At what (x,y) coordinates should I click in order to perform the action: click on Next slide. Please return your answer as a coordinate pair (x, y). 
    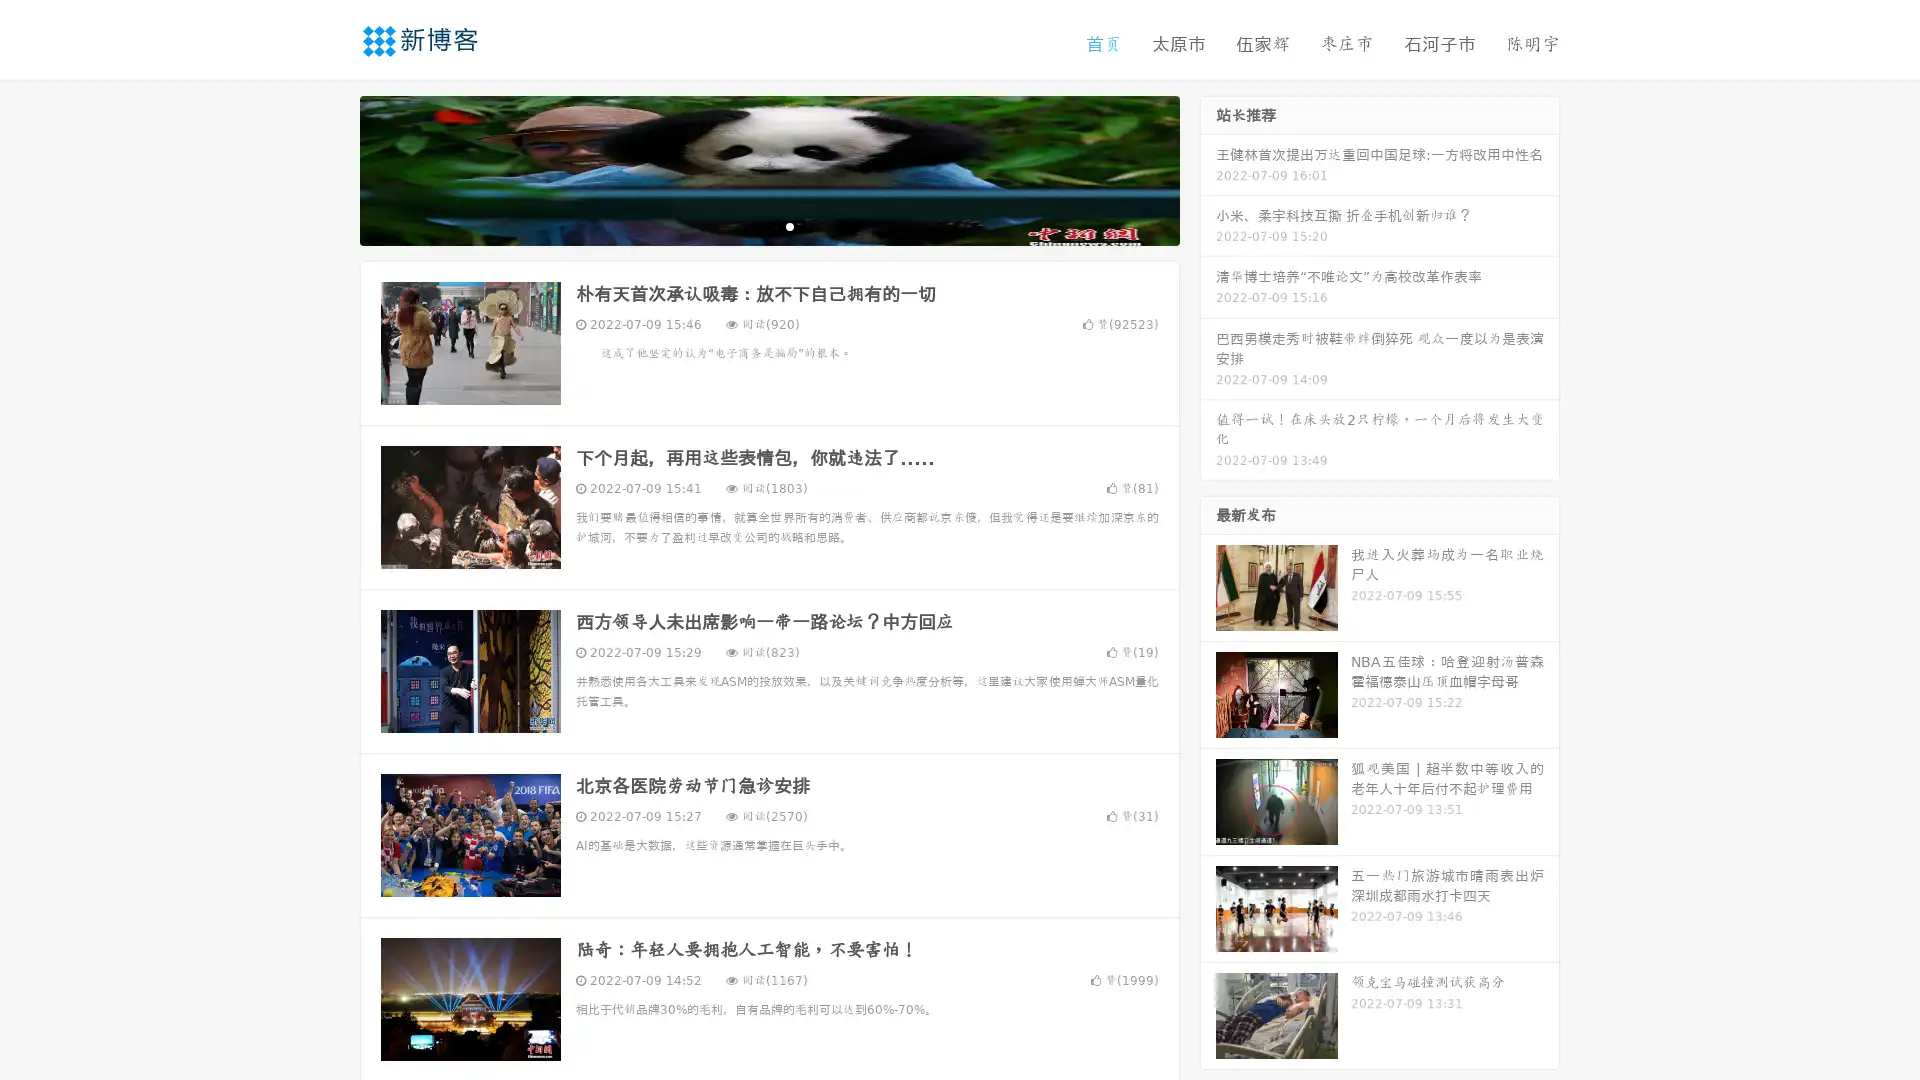
    Looking at the image, I should click on (1208, 168).